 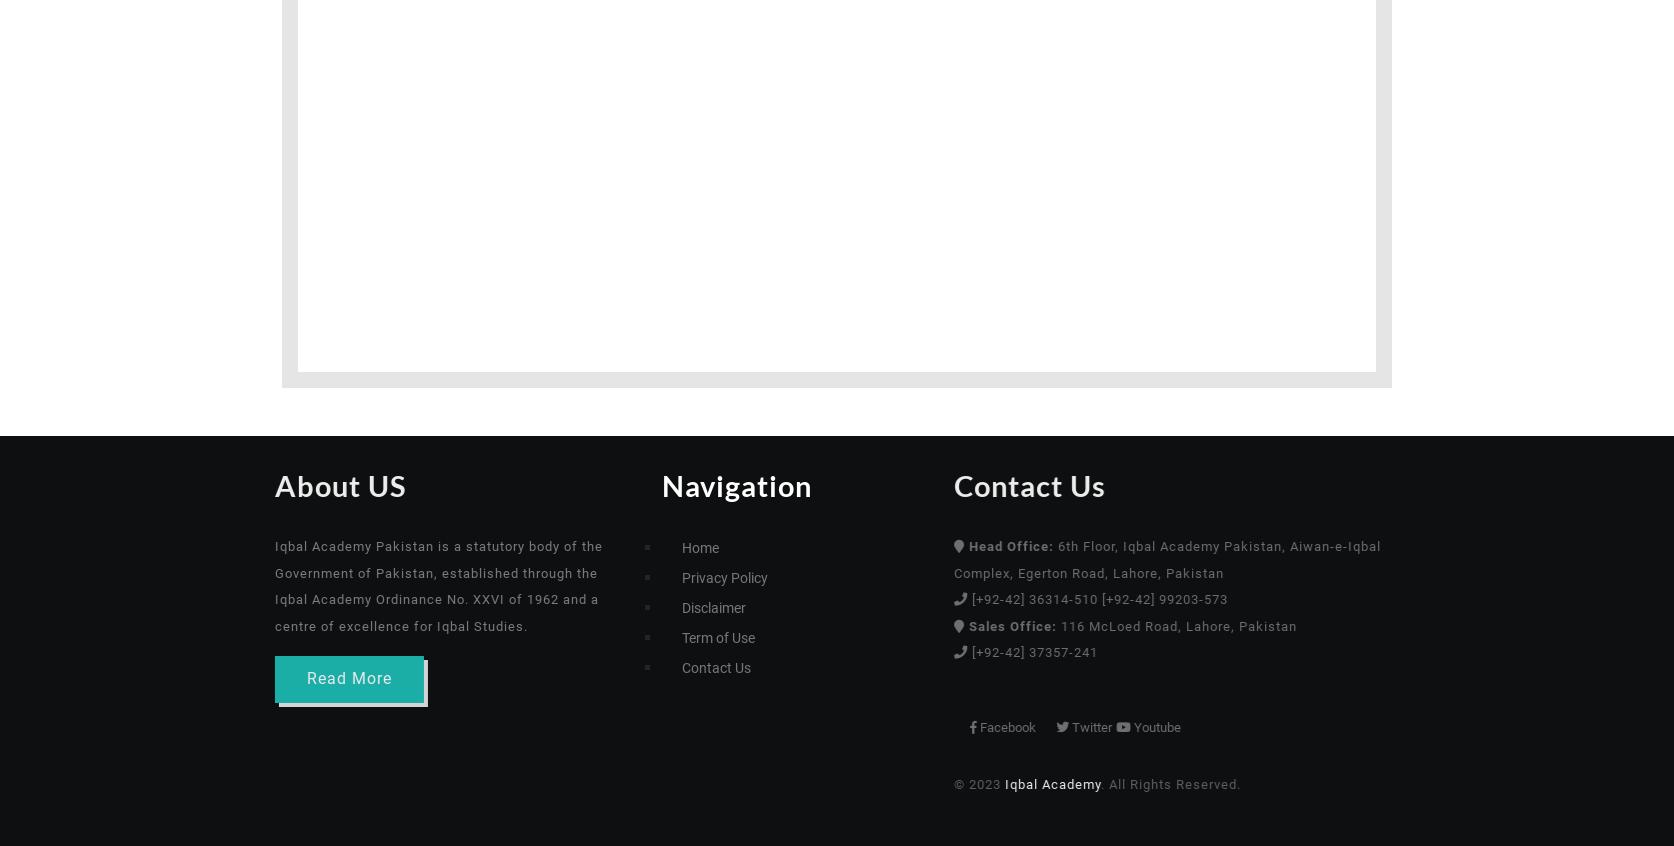 What do you see at coordinates (183, 484) in the screenshot?
I see `'About US'` at bounding box center [183, 484].